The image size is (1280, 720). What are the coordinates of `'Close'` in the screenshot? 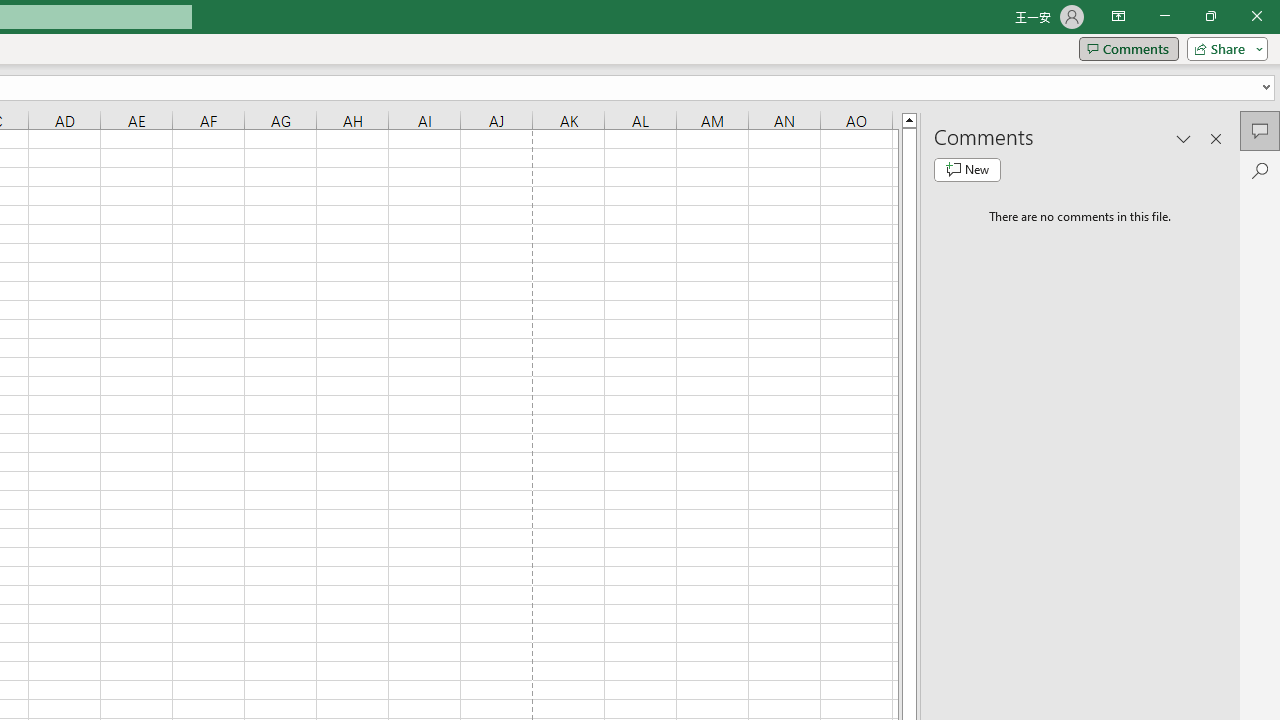 It's located at (1255, 16).